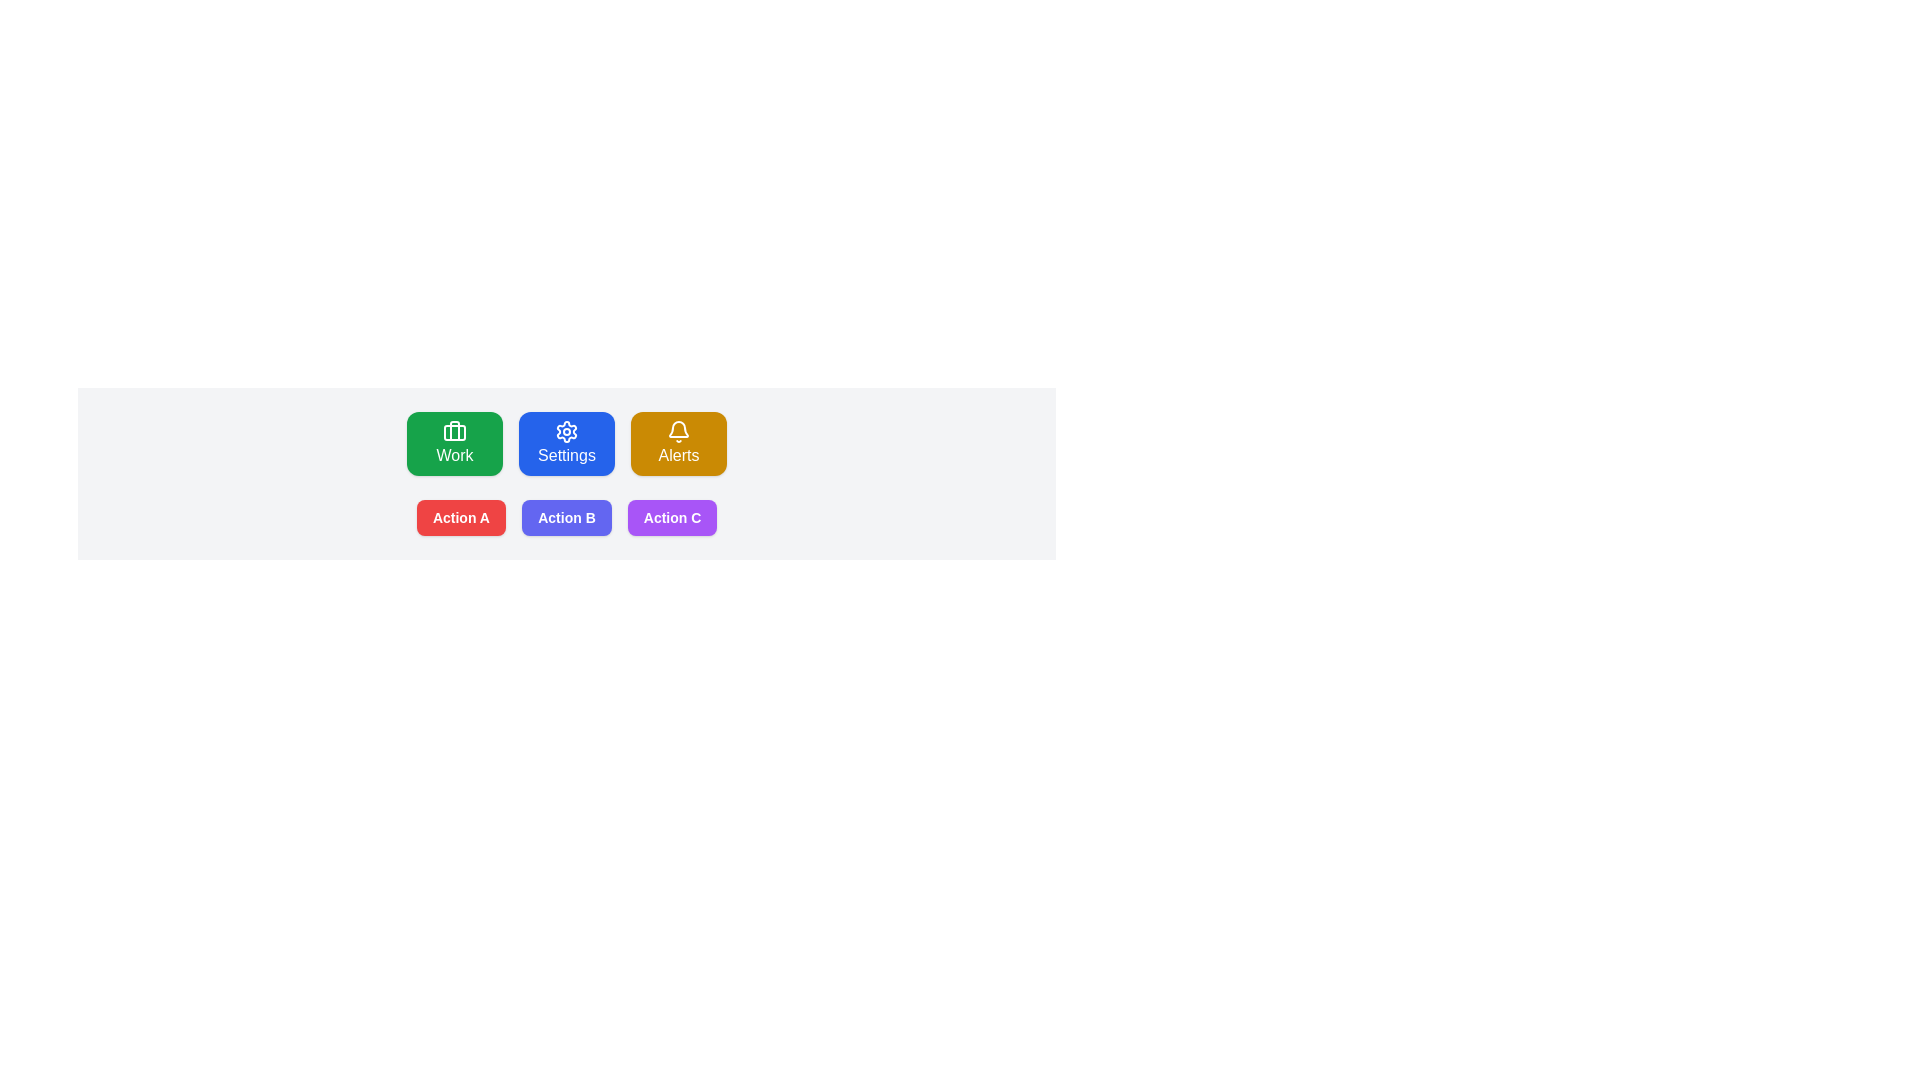  Describe the element at coordinates (678, 431) in the screenshot. I see `the third icon from the left, which is a bell icon with a yellow-orange background and white outline, located under the label 'Alerts'` at that location.